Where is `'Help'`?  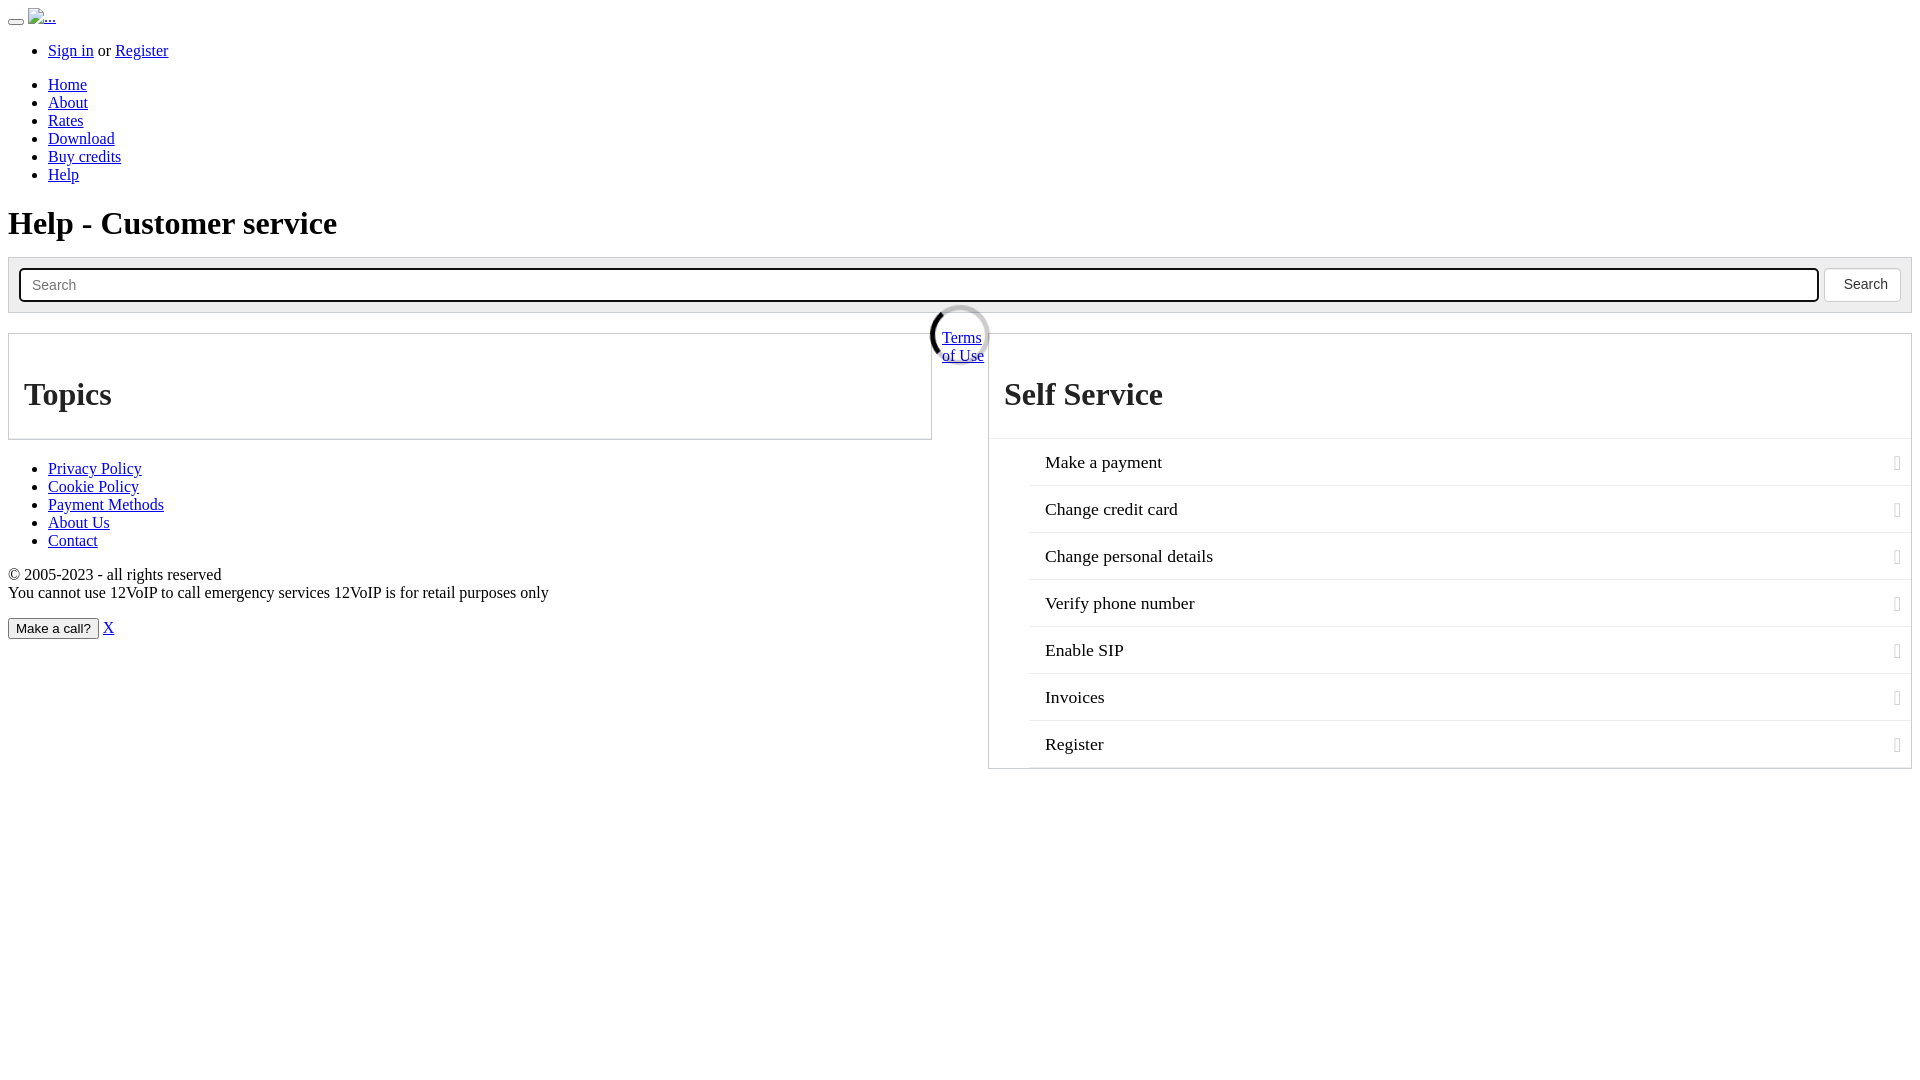
'Help' is located at coordinates (63, 173).